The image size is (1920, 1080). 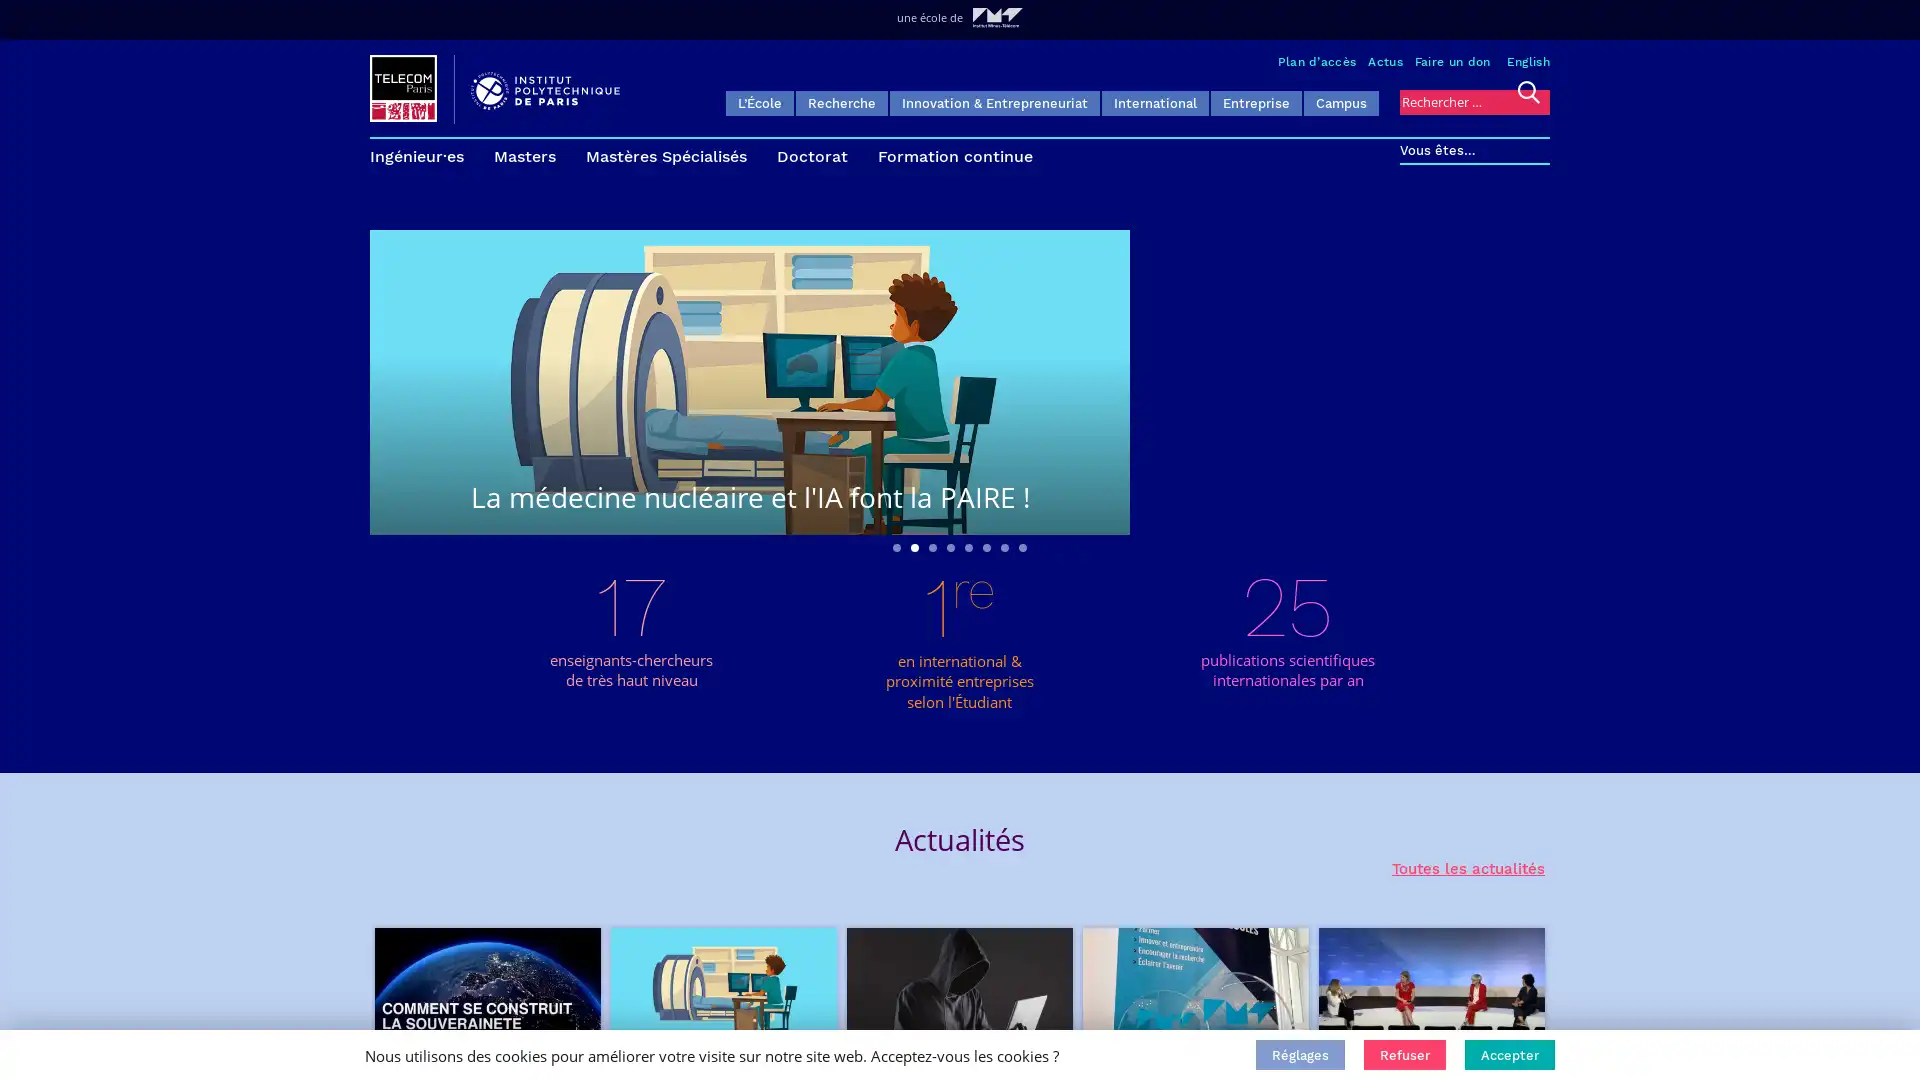 What do you see at coordinates (1300, 1053) in the screenshot?
I see `Reglages` at bounding box center [1300, 1053].